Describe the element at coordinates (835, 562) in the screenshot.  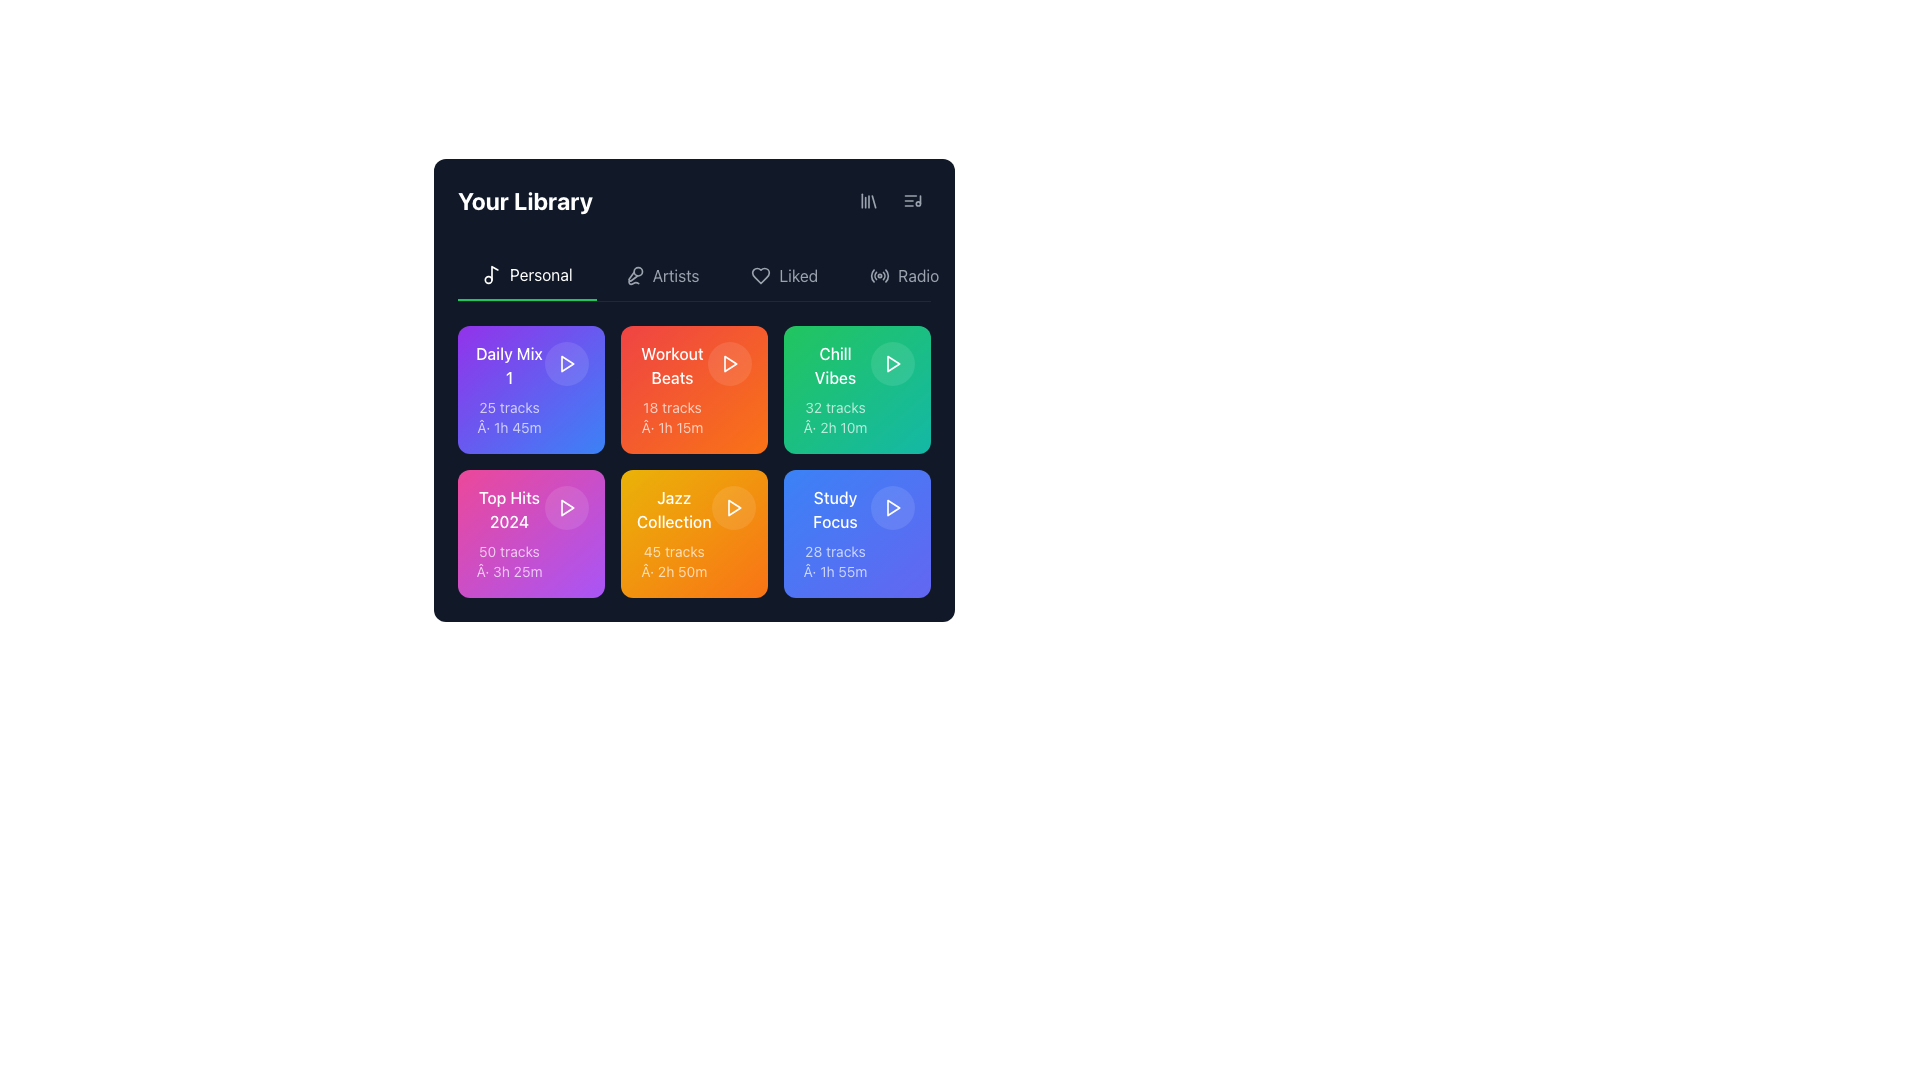
I see `the information displayed in the 'Study Focus' playlist Text Display, which shows the total number of tracks (28) and their combined duration (1 hour and 55 minutes). This element is located at the bottom of the 'Study Focus' card, directly beneath the title label` at that location.